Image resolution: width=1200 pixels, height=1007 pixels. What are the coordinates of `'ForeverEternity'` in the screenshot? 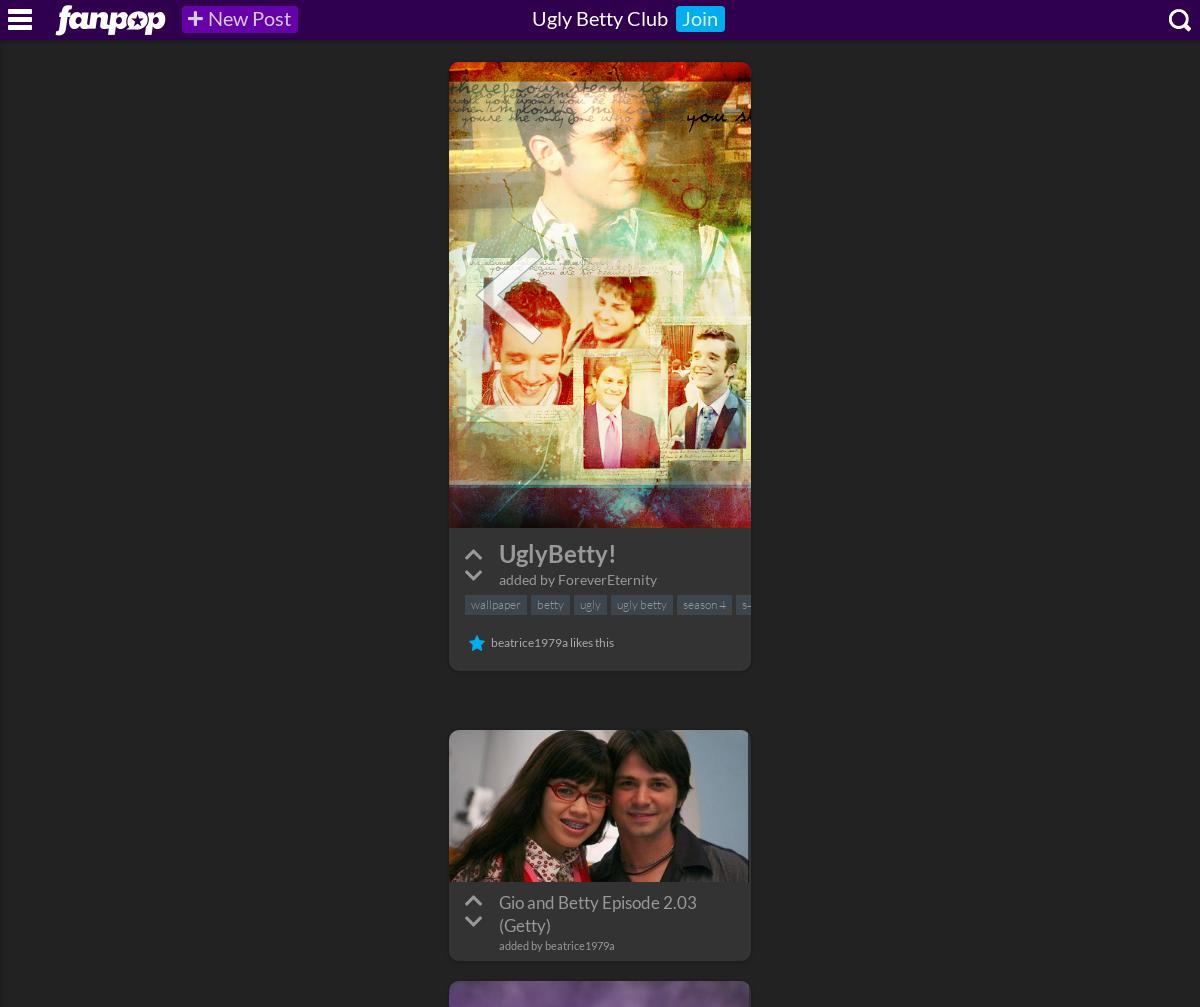 It's located at (607, 578).